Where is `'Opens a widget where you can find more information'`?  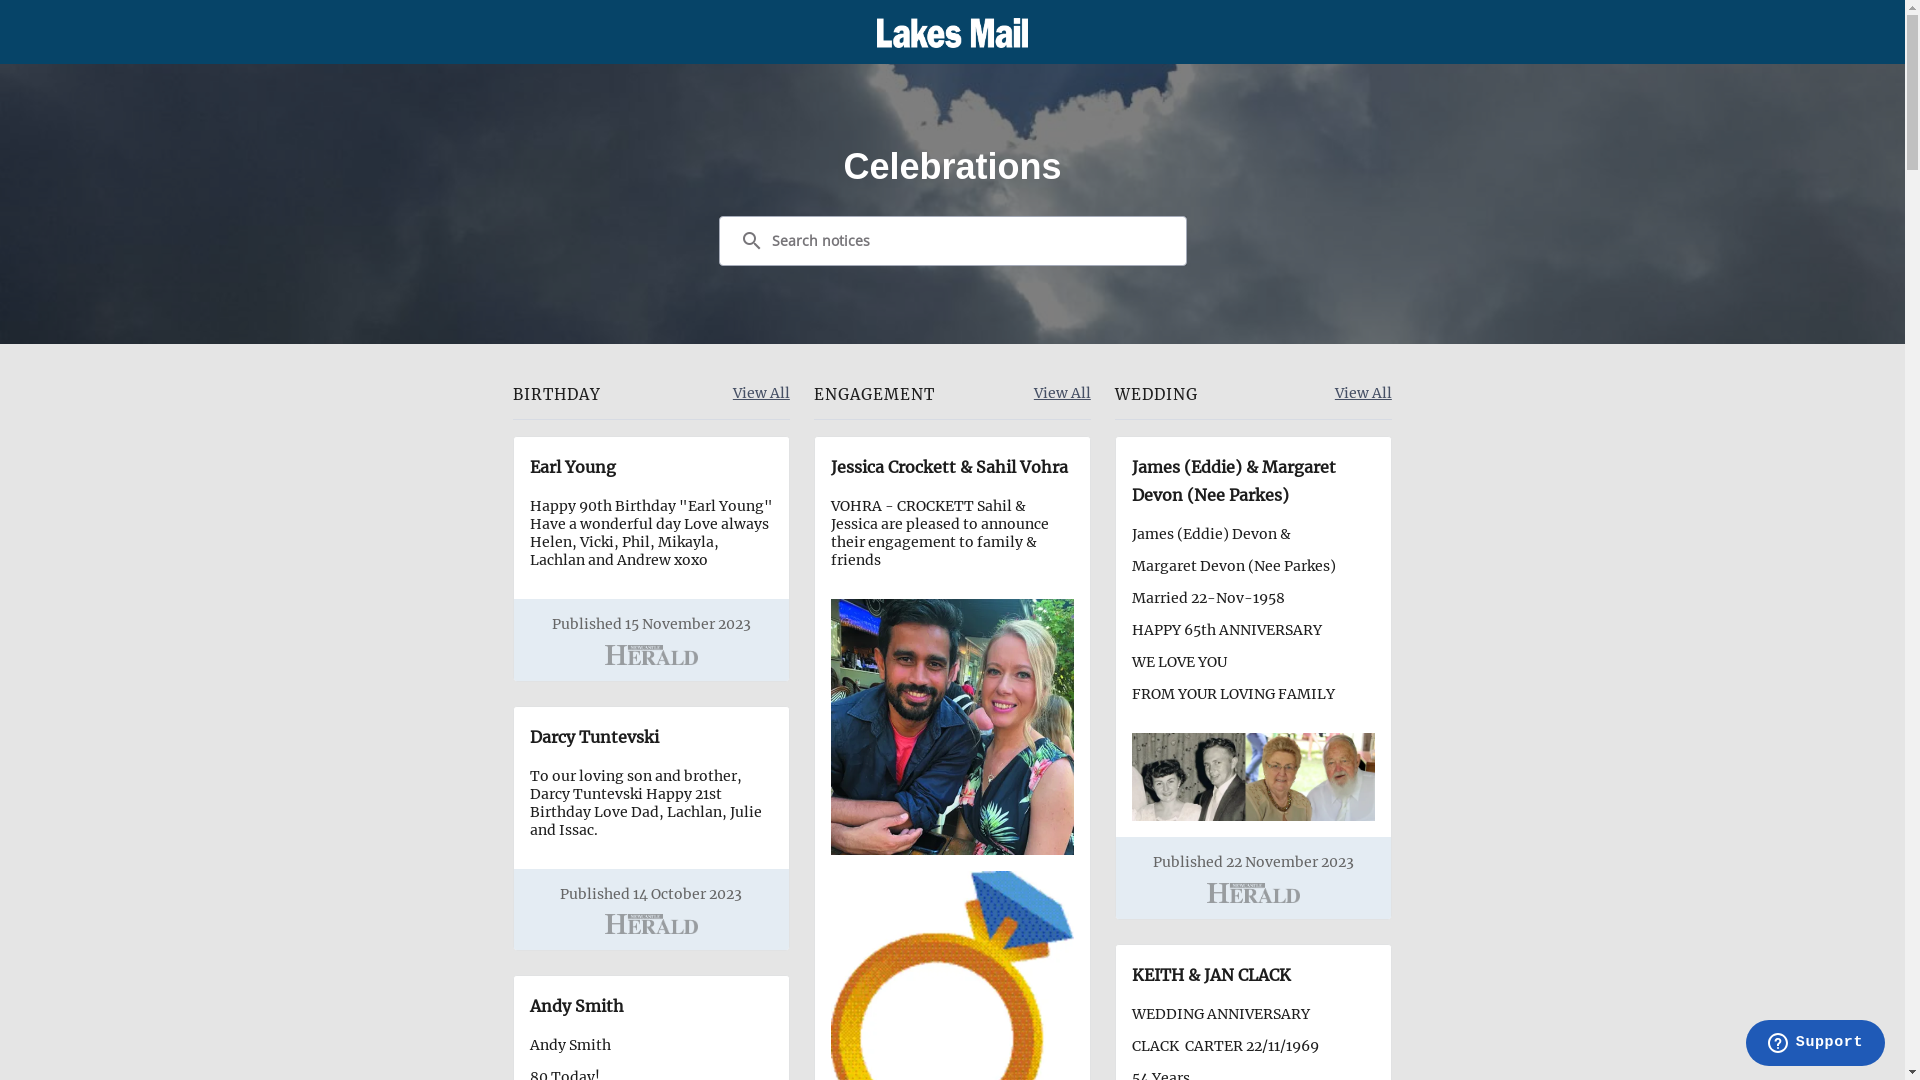 'Opens a widget where you can find more information' is located at coordinates (1814, 1044).